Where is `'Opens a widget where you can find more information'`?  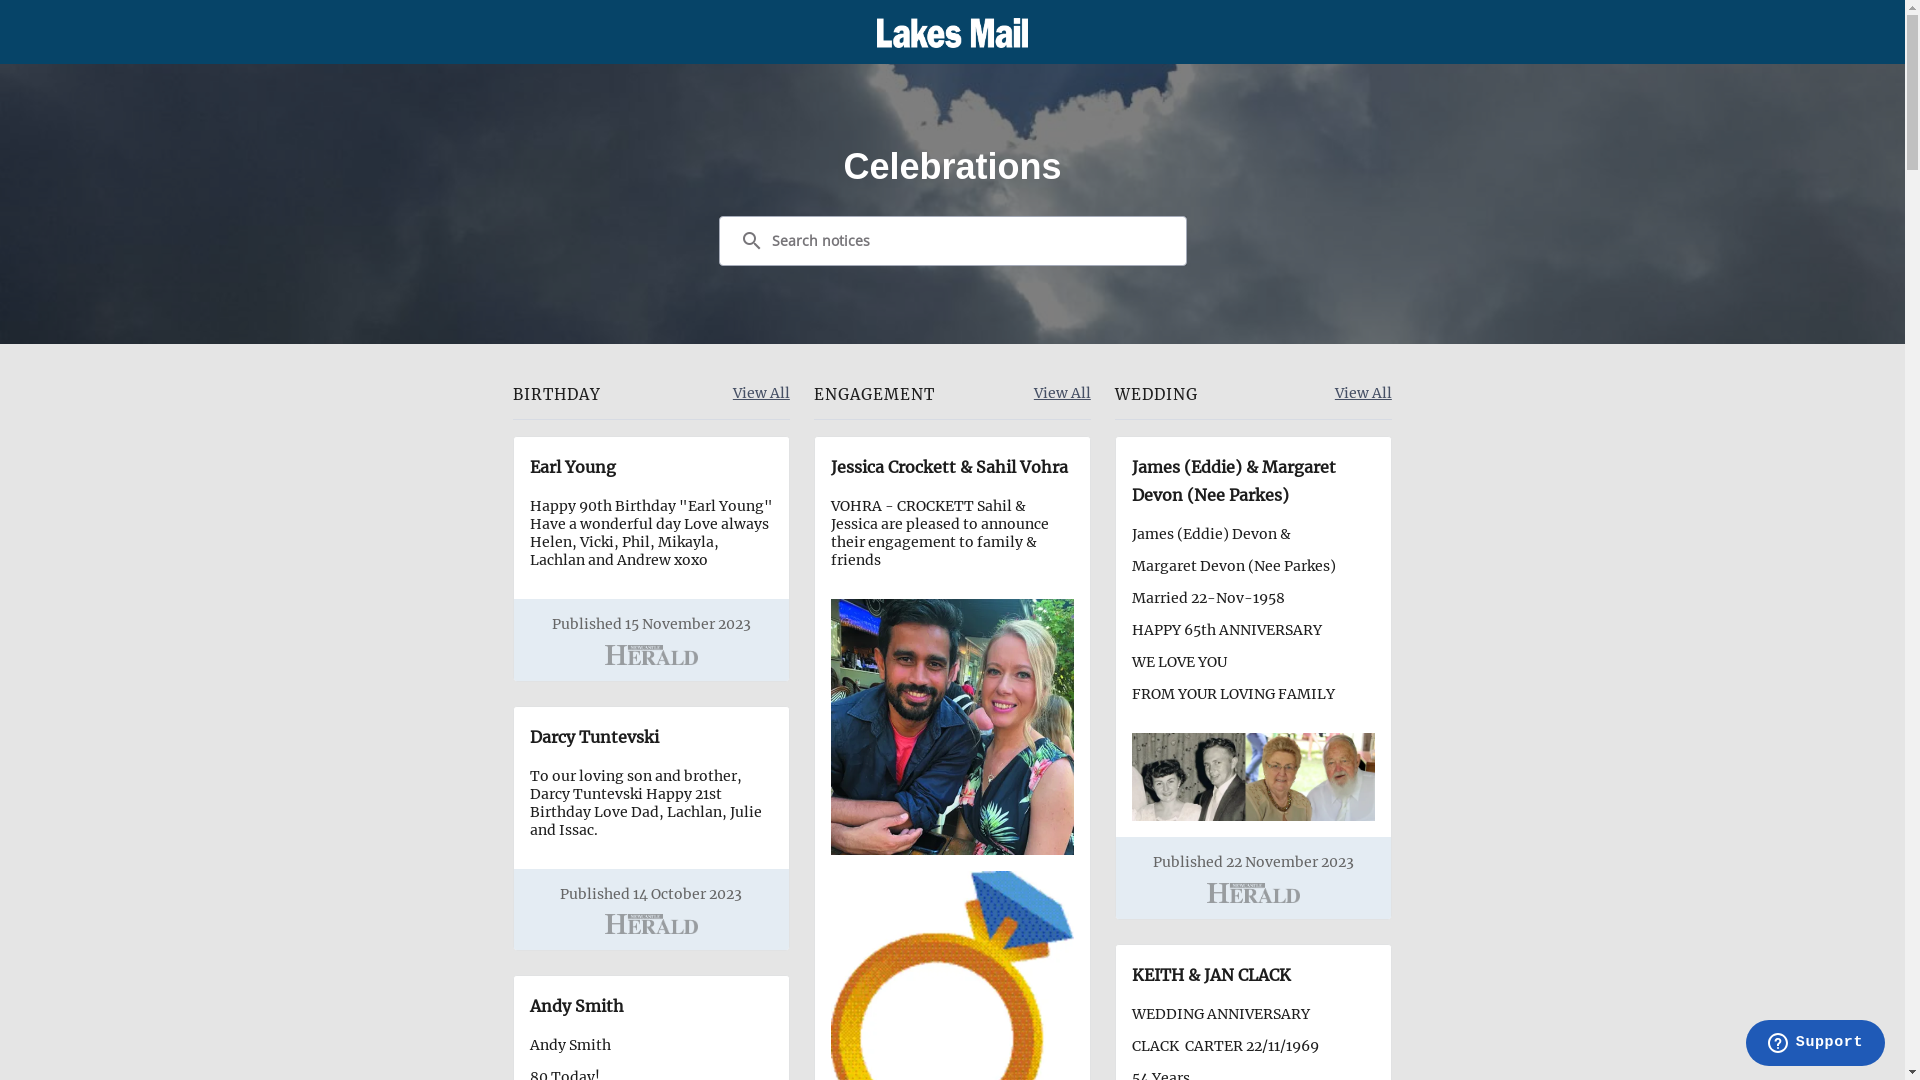 'Opens a widget where you can find more information' is located at coordinates (1814, 1044).